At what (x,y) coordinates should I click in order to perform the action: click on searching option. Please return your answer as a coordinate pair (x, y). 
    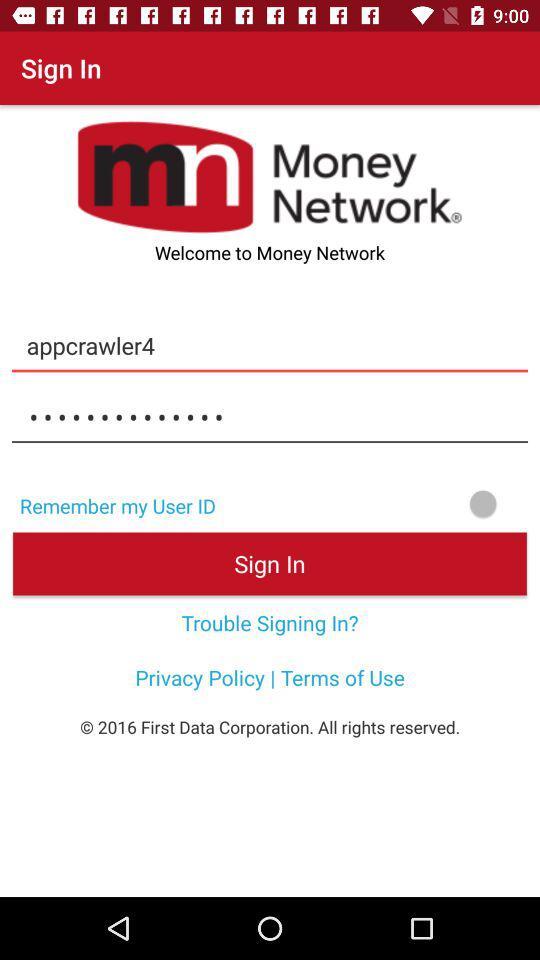
    Looking at the image, I should click on (384, 502).